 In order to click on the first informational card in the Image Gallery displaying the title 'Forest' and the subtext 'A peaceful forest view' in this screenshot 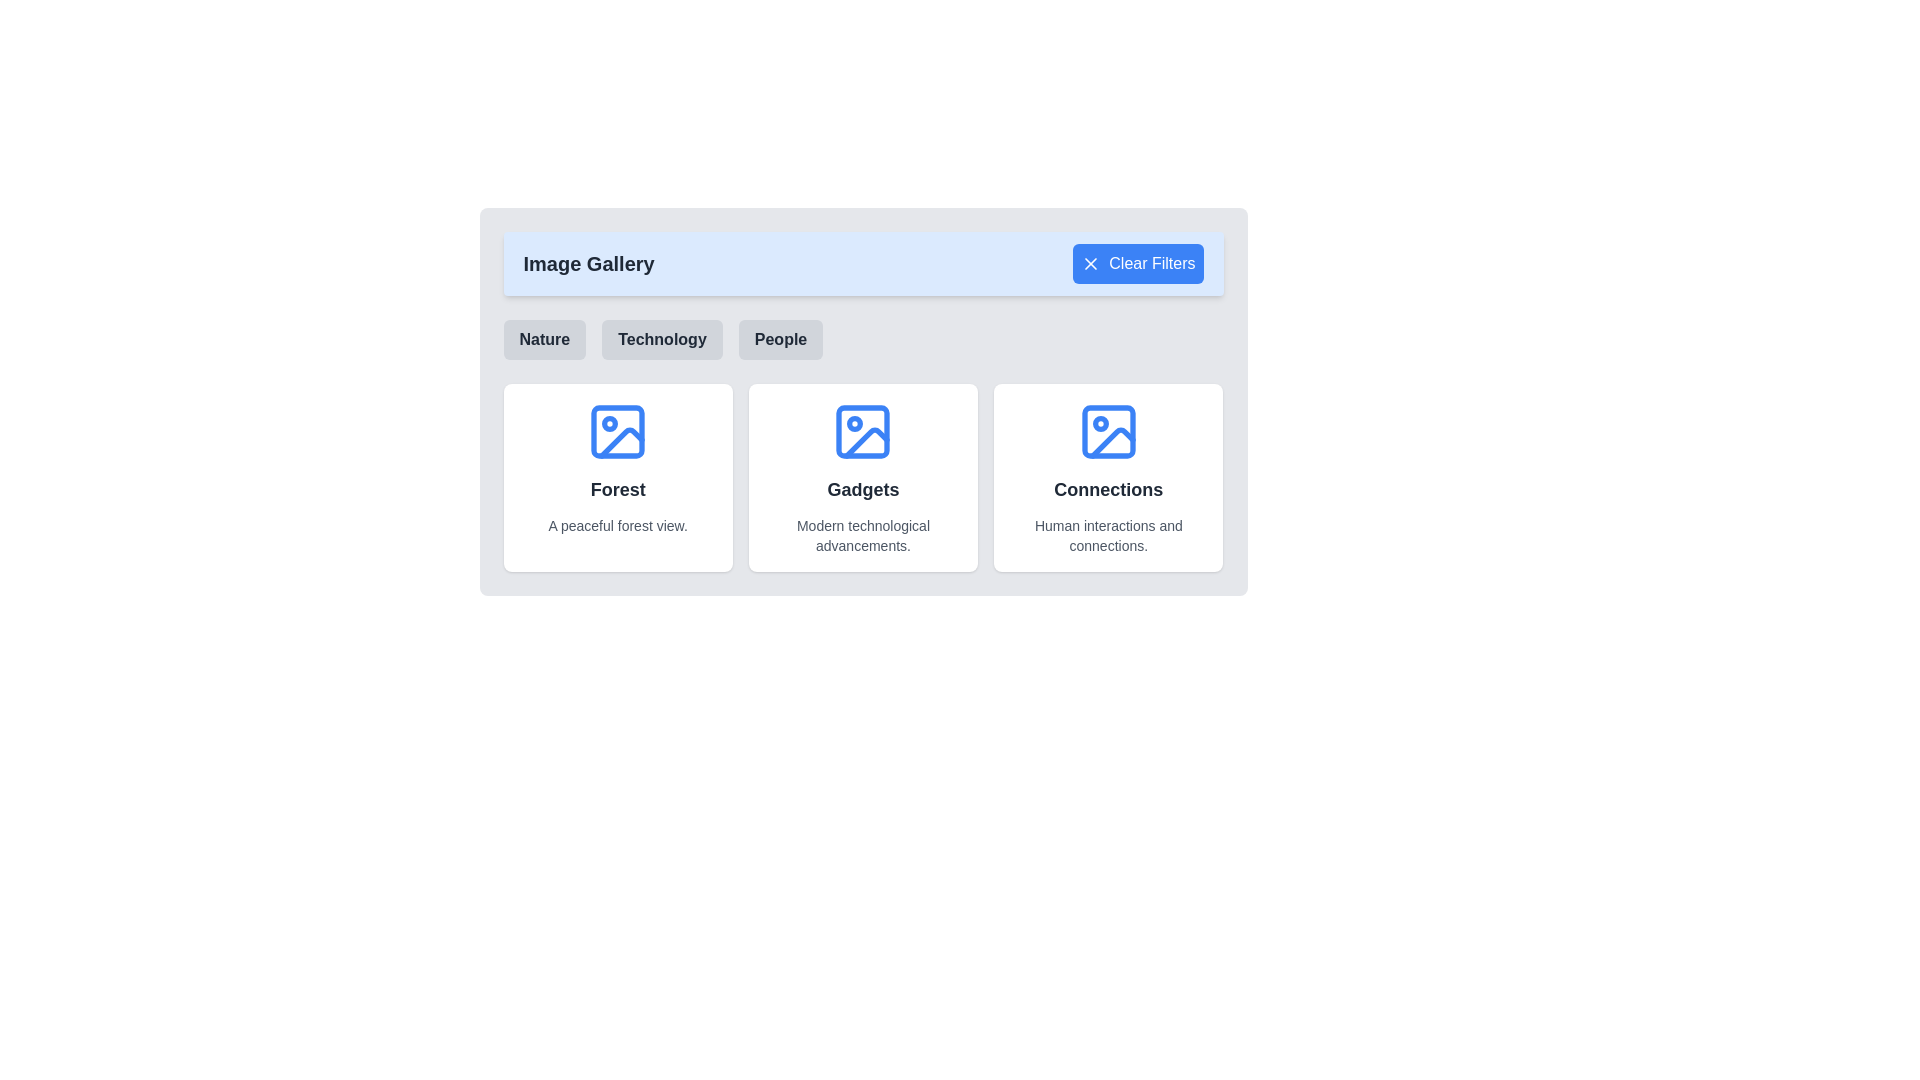, I will do `click(617, 478)`.